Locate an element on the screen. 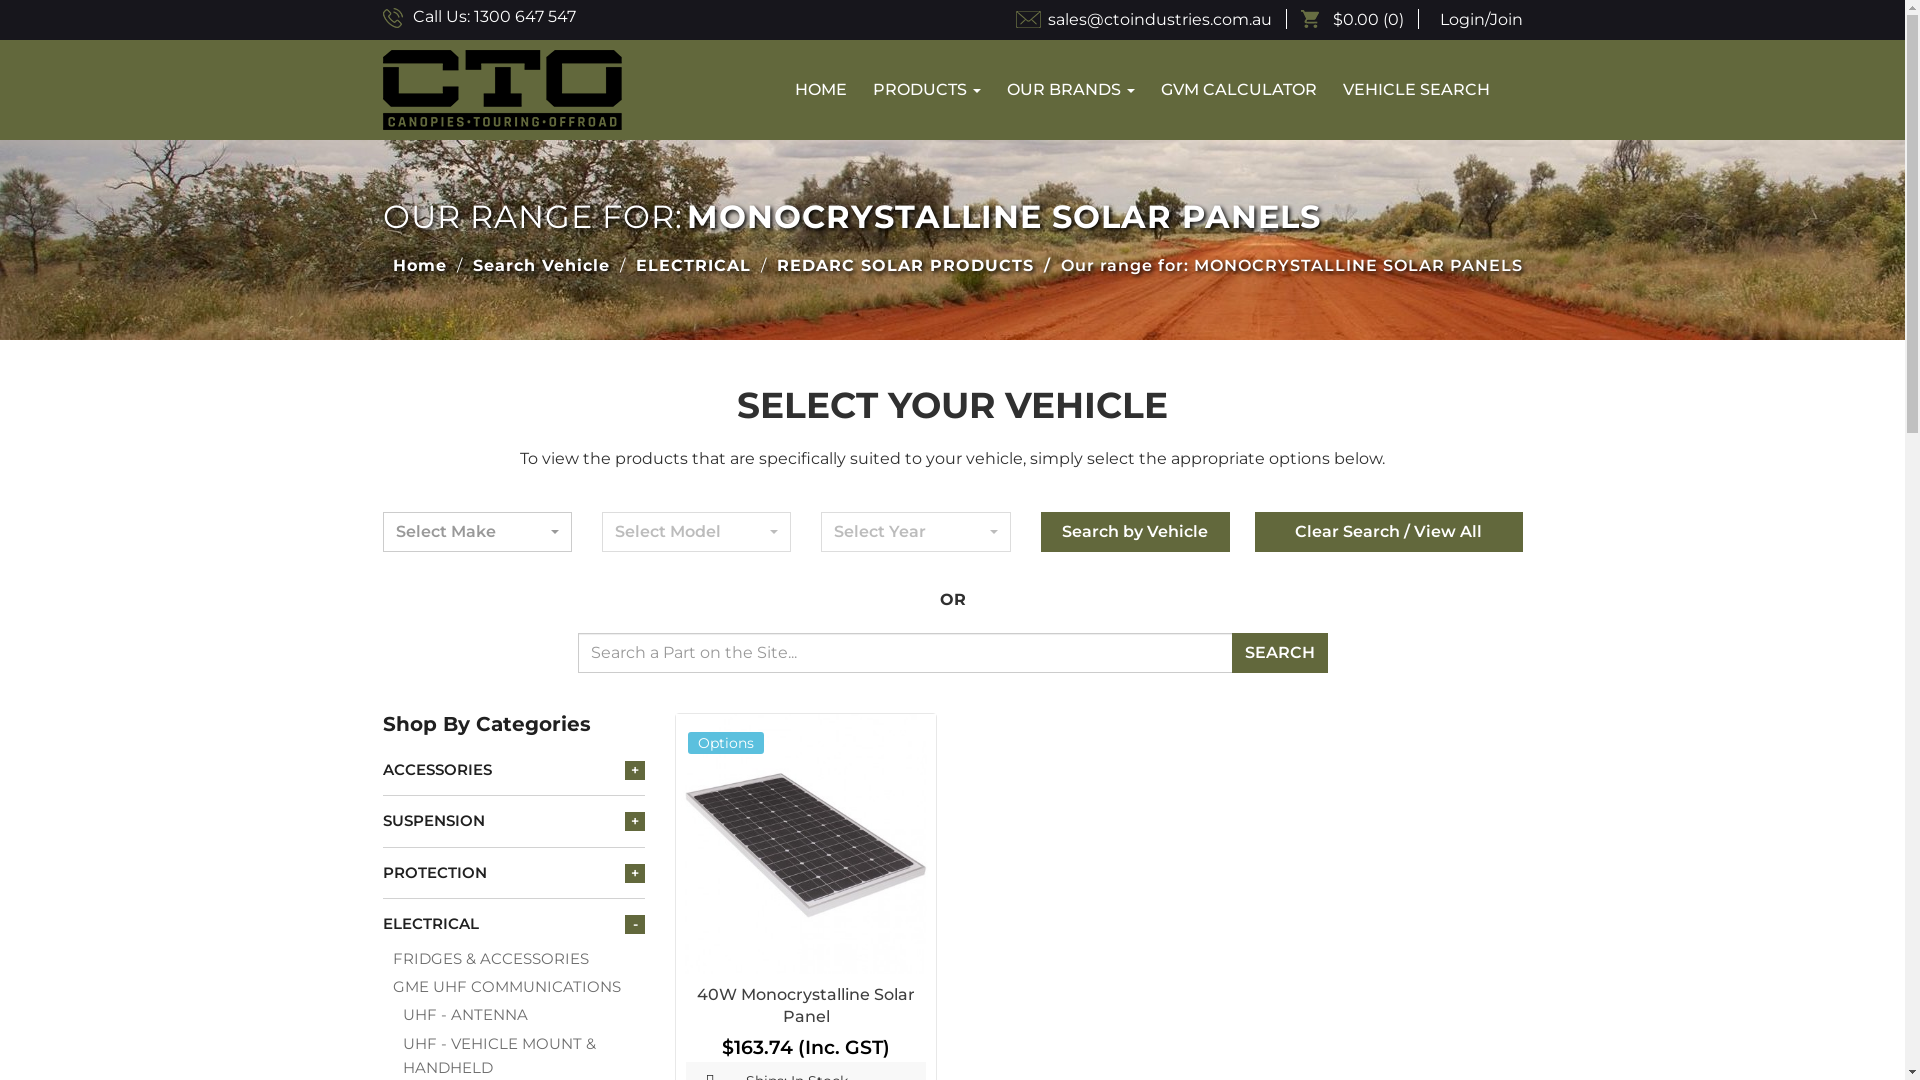  'VEHICLE SEARCH' is located at coordinates (1415, 88).